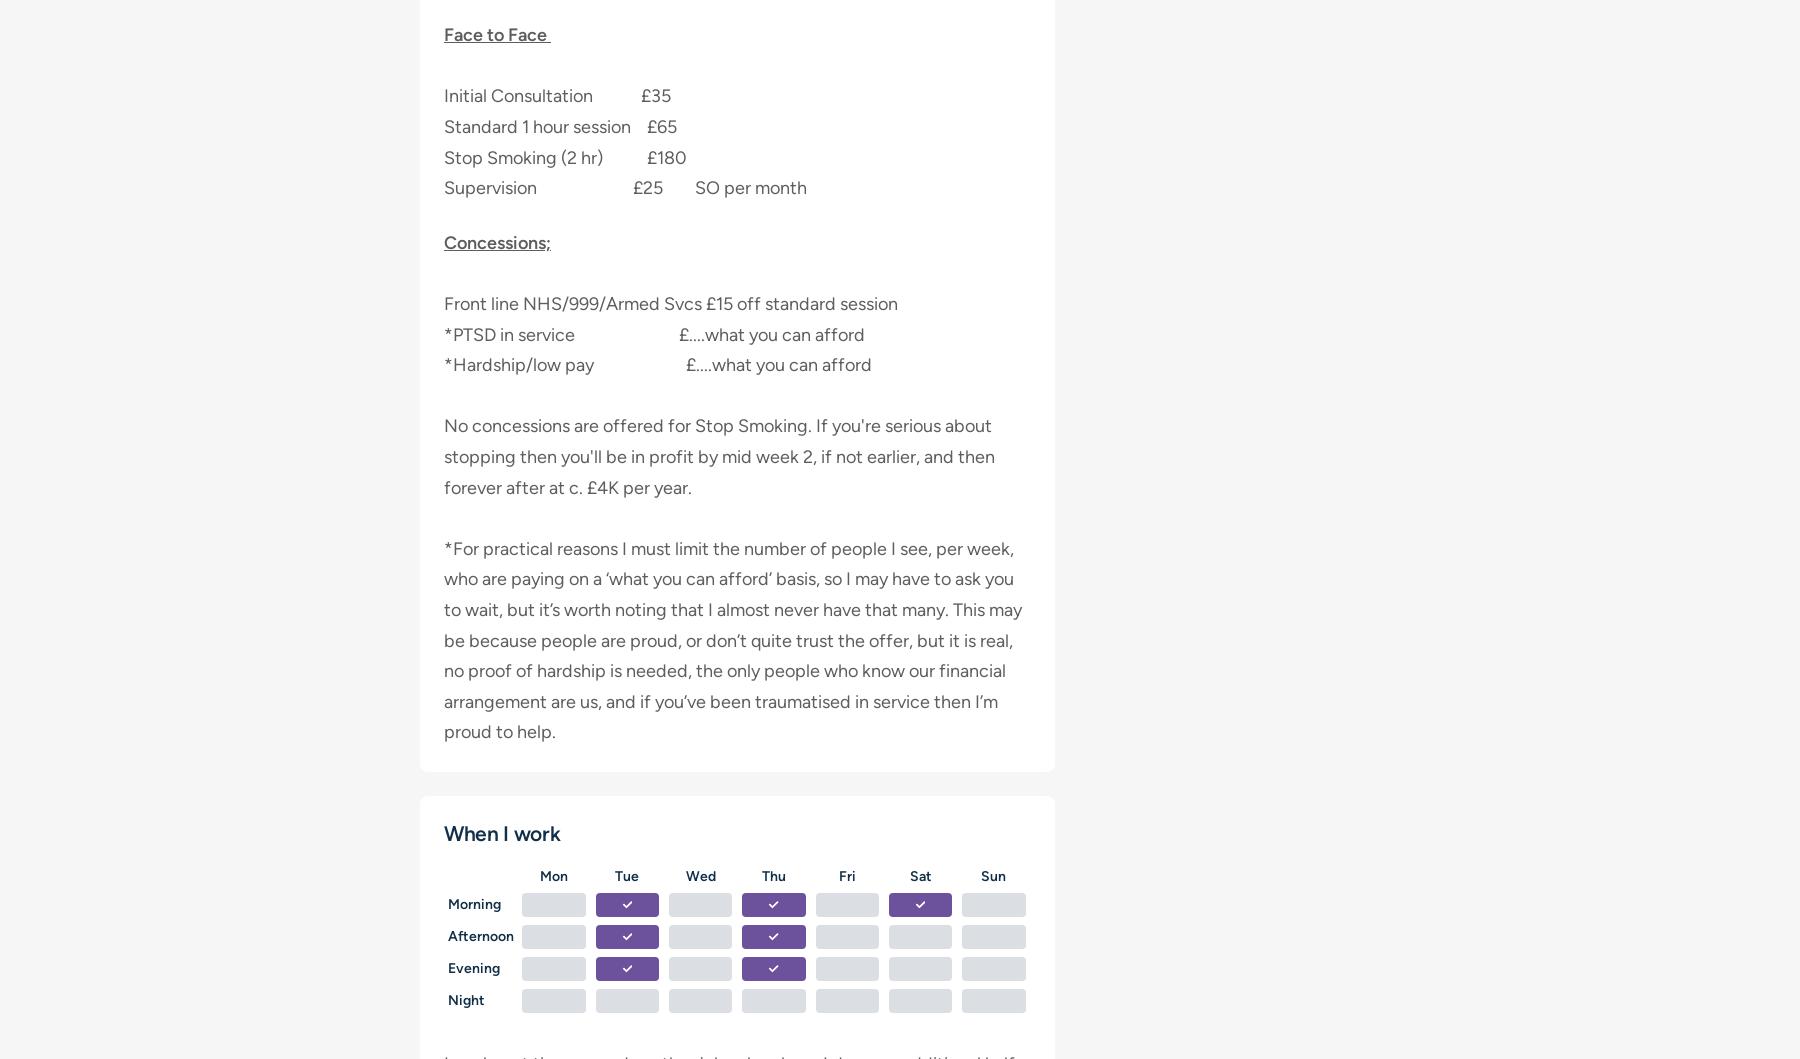 The height and width of the screenshot is (1059, 1800). What do you see at coordinates (842, 875) in the screenshot?
I see `'F'` at bounding box center [842, 875].